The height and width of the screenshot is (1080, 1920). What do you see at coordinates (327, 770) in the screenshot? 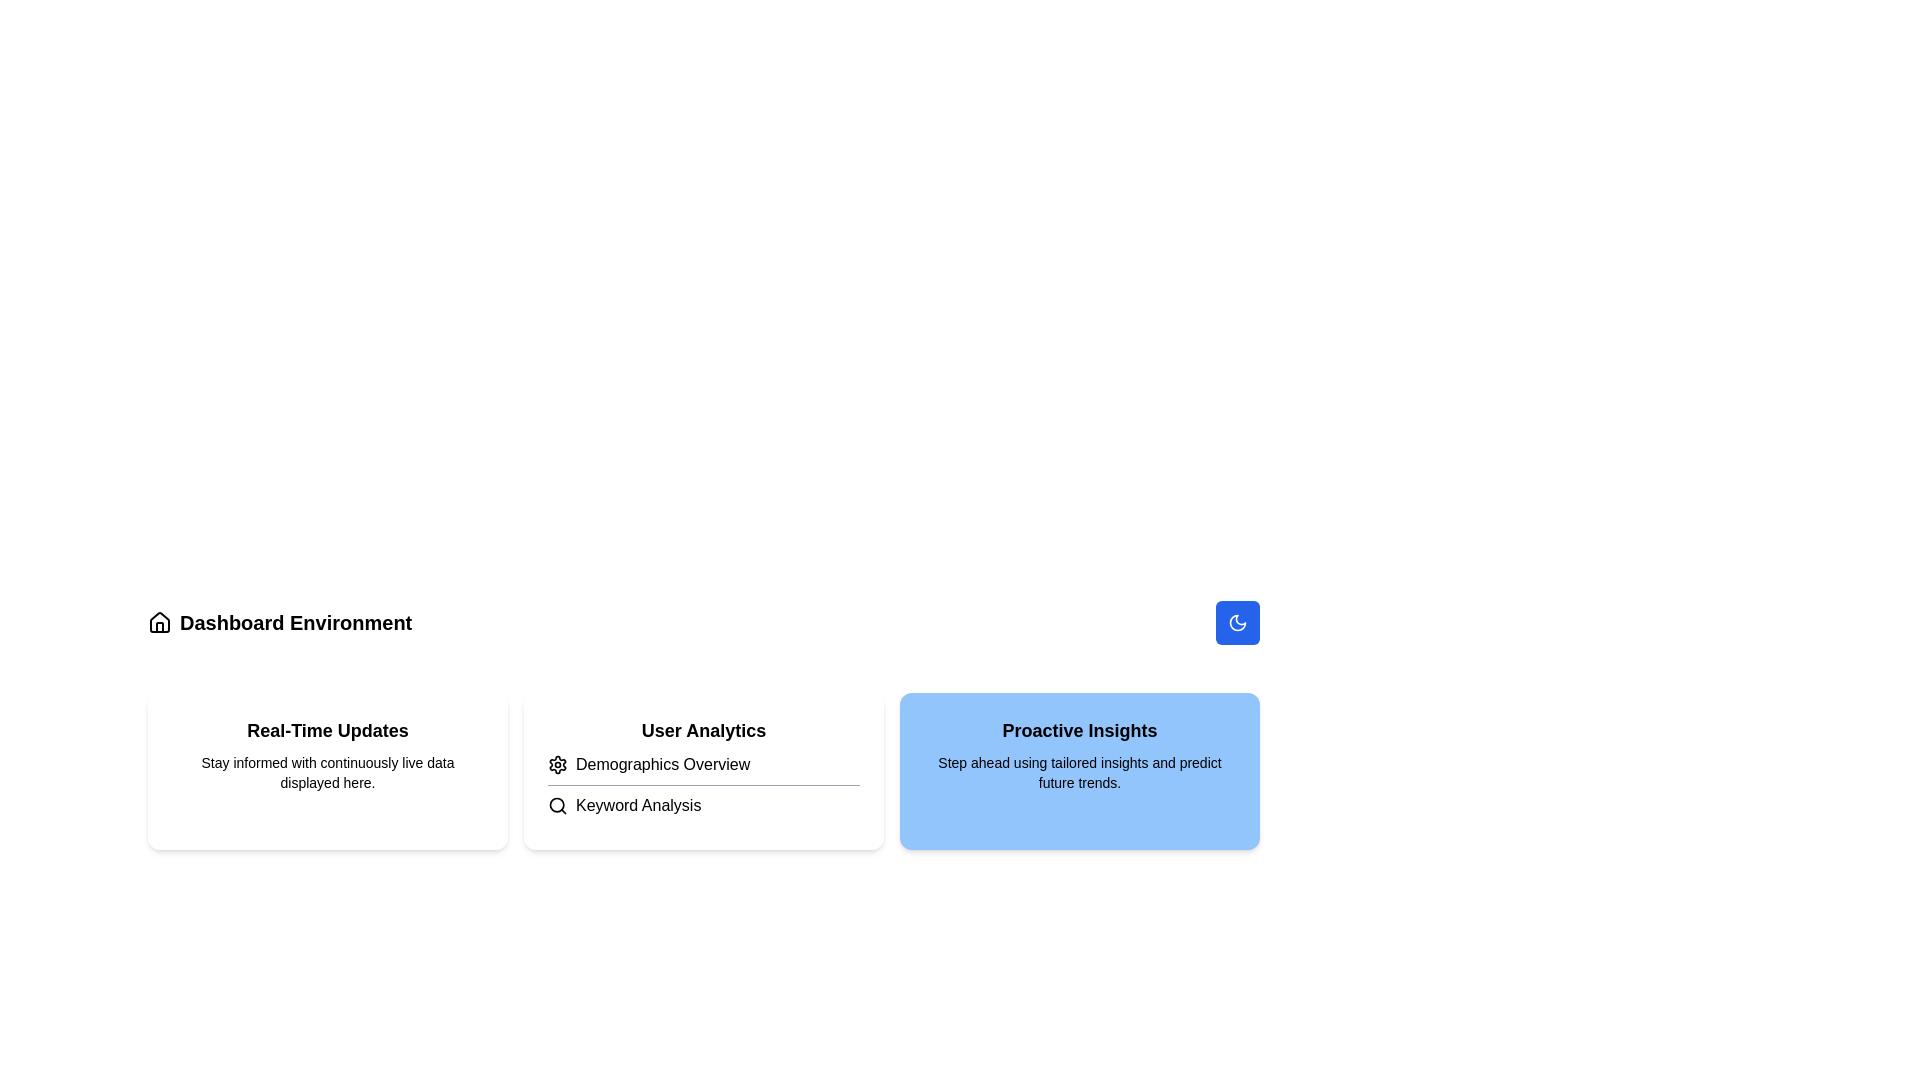
I see `displayed information from the first Informational card in the three-card grid layout, which is positioned on the far left and provides real-time updates regarding live data` at bounding box center [327, 770].